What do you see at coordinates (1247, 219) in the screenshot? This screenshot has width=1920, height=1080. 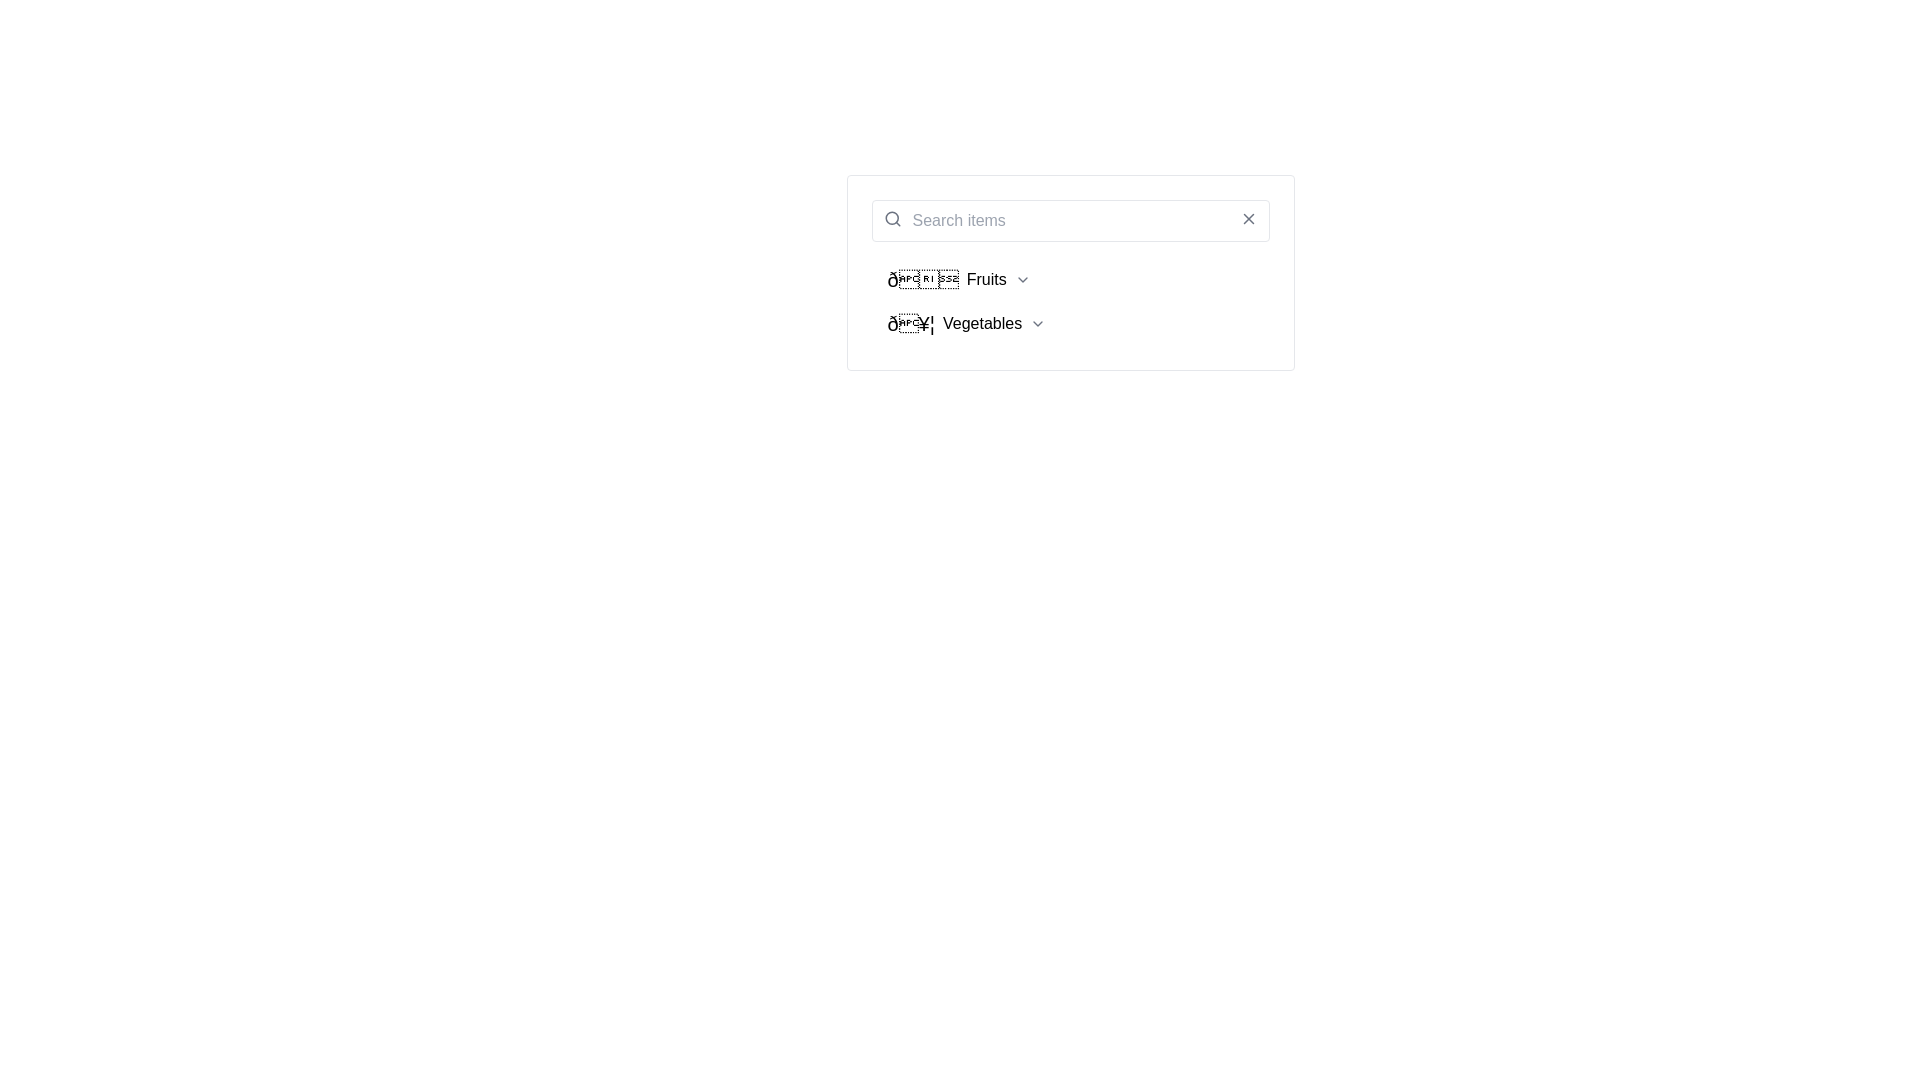 I see `the 'X' icon located at the top-right corner of the search bar to receive additional information` at bounding box center [1247, 219].